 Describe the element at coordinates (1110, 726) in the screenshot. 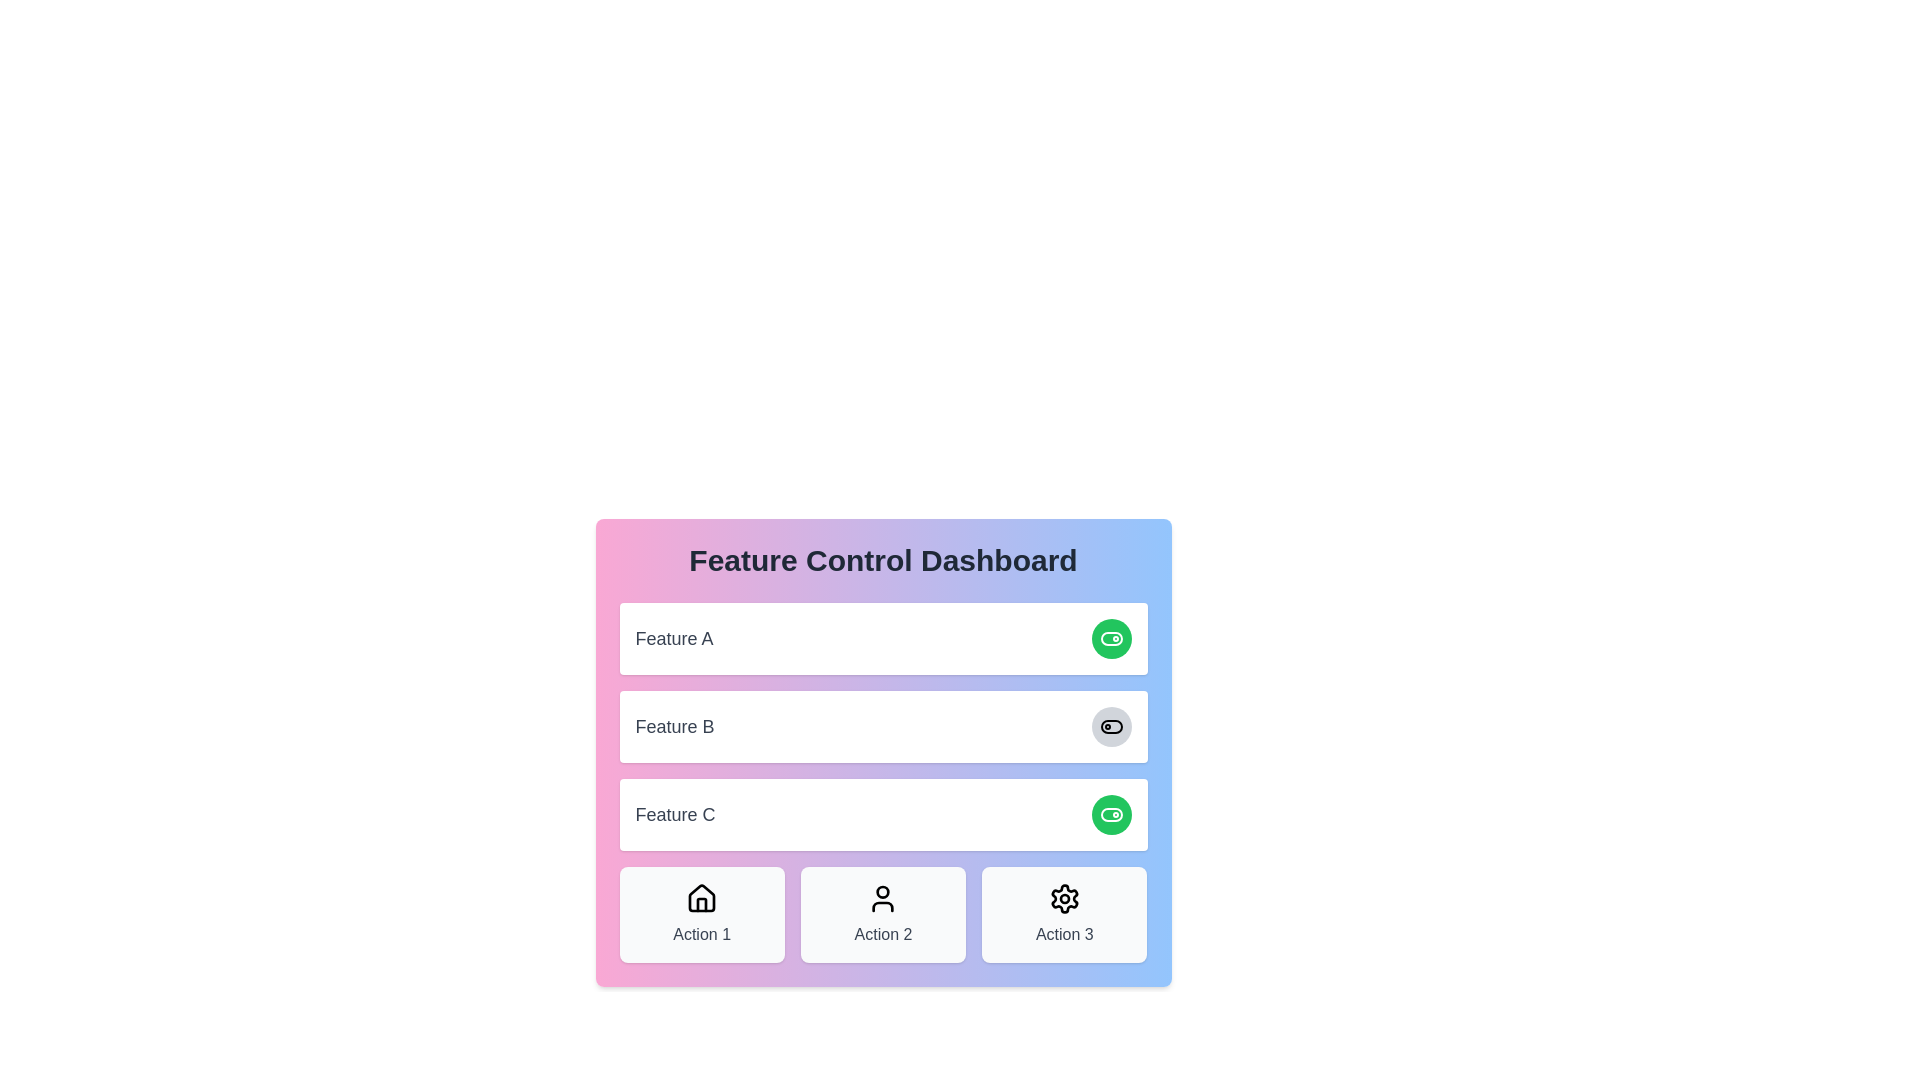

I see `the toggle button located in the second row of settings on the dashboard interface to change its state` at that location.